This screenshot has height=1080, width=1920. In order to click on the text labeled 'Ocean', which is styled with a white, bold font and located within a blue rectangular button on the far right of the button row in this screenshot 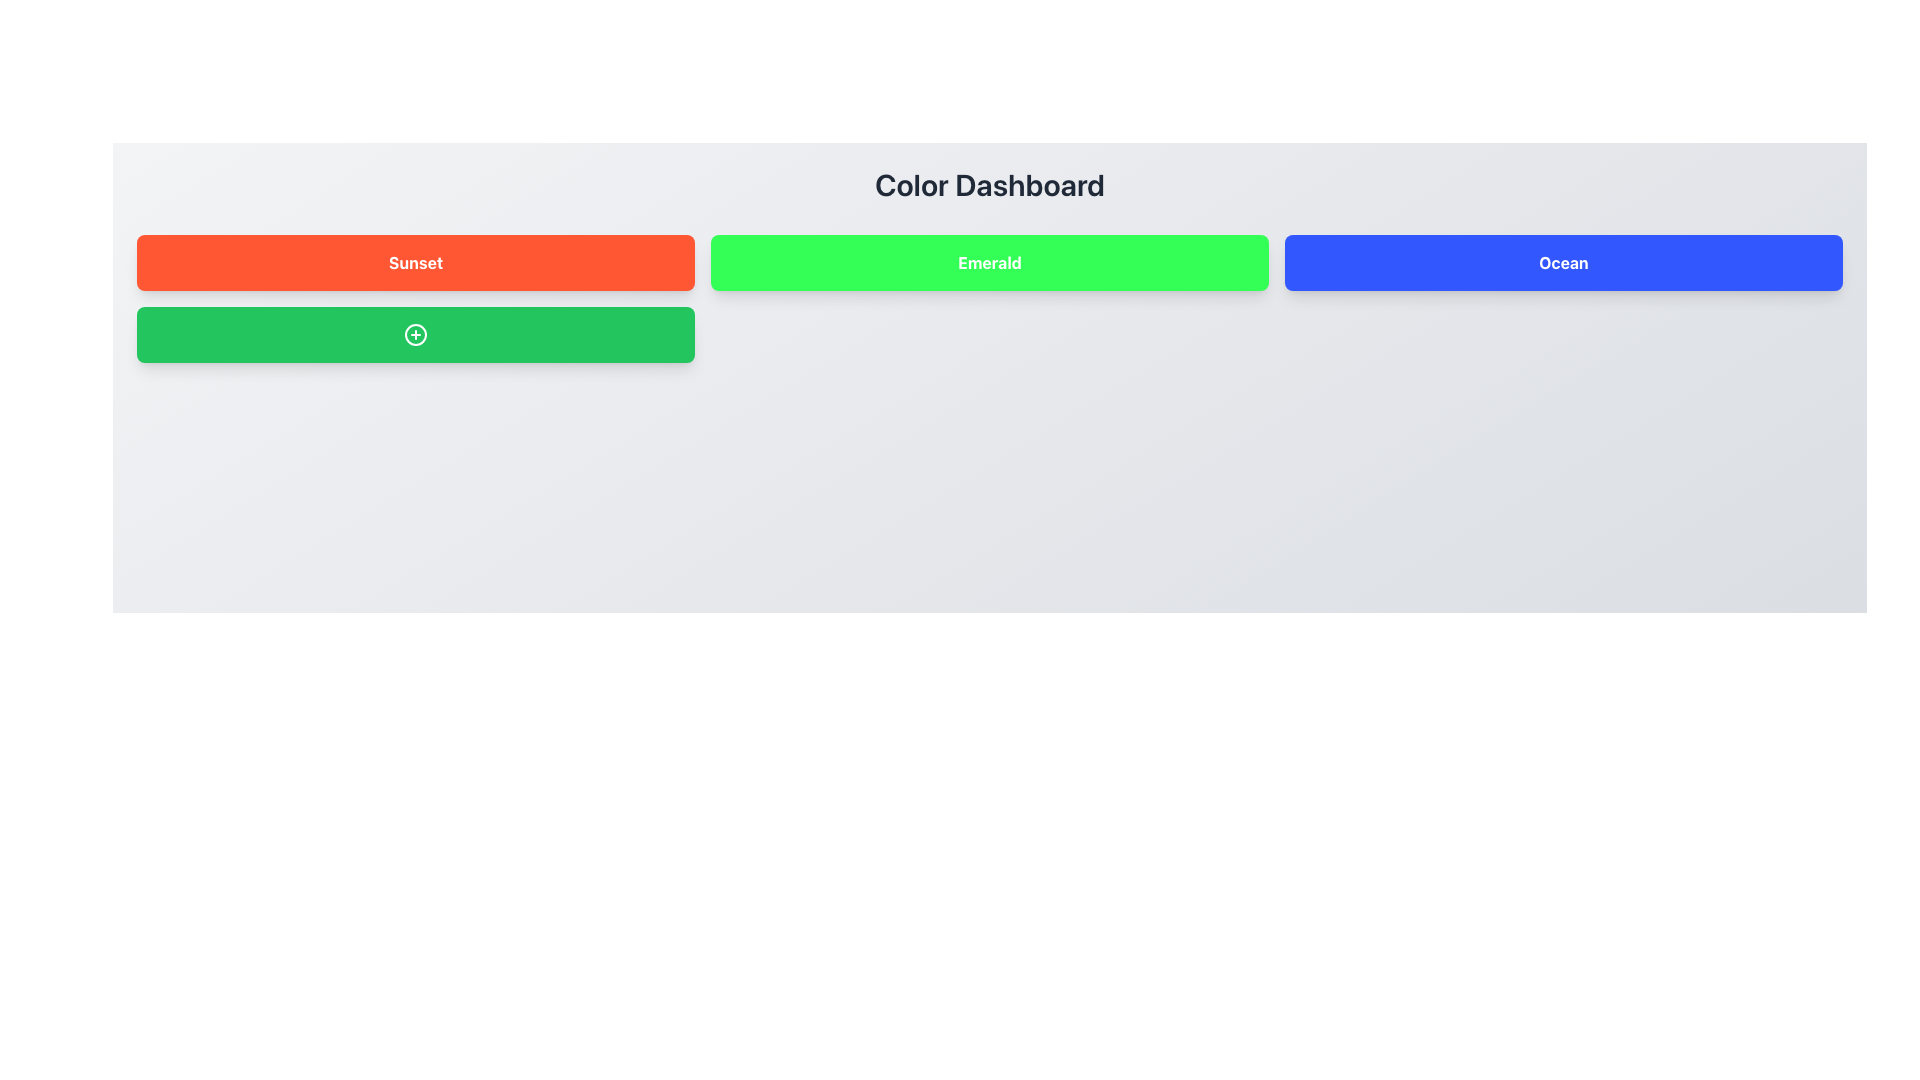, I will do `click(1563, 261)`.